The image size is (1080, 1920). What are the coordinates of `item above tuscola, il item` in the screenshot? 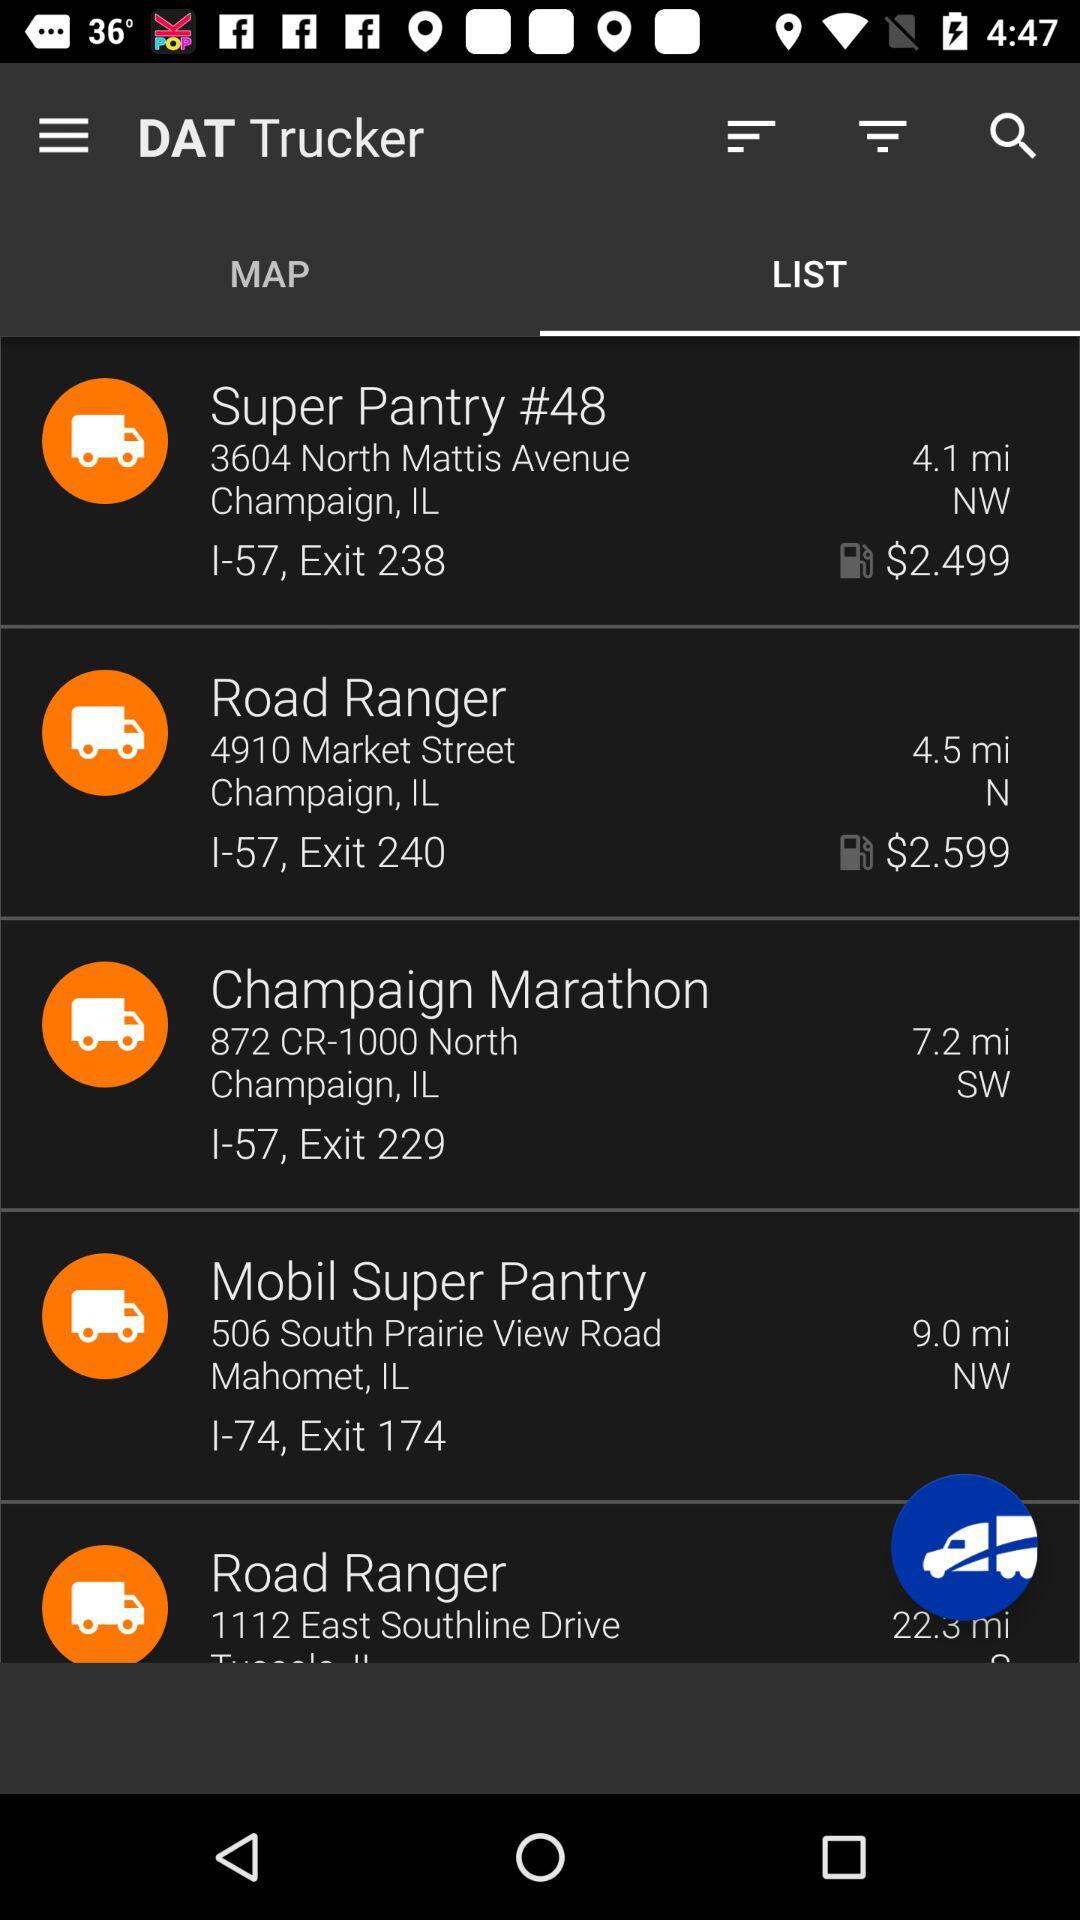 It's located at (536, 1625).